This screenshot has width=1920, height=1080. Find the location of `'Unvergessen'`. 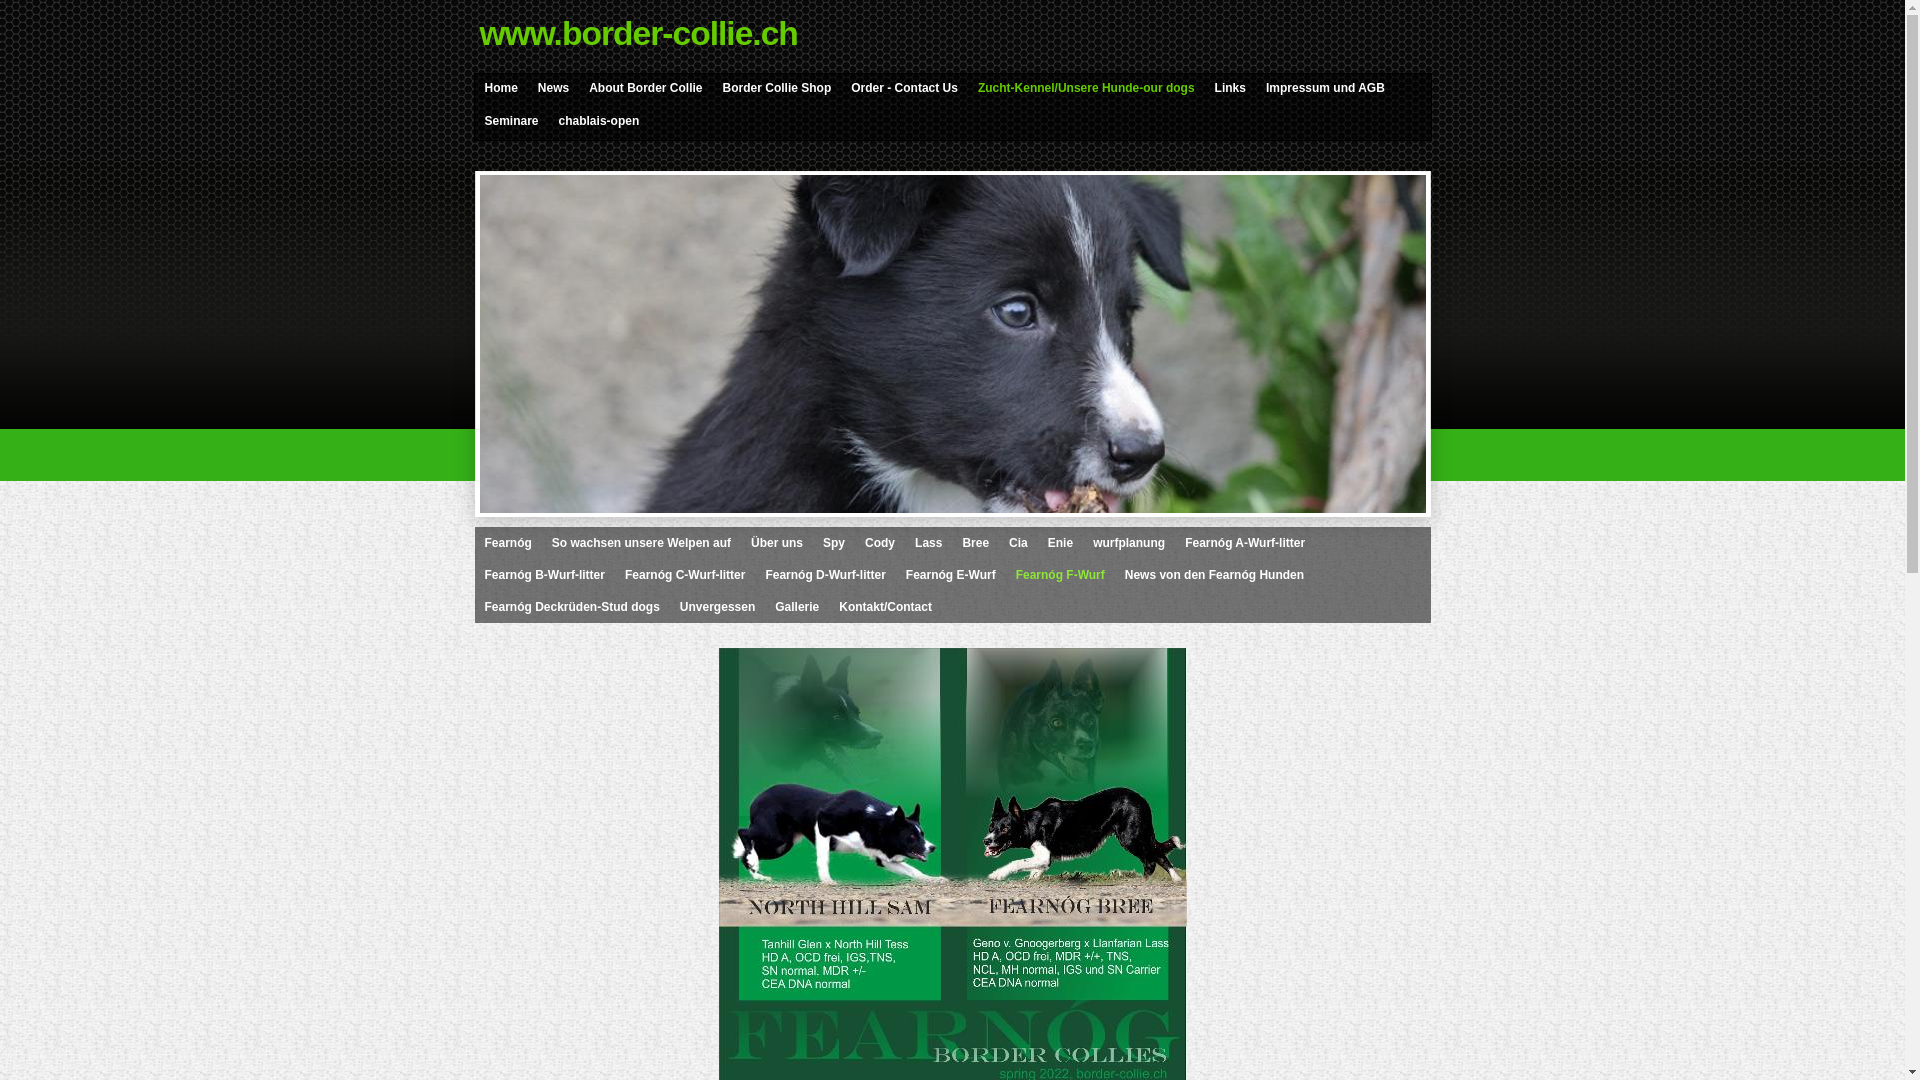

'Unvergessen' is located at coordinates (717, 605).